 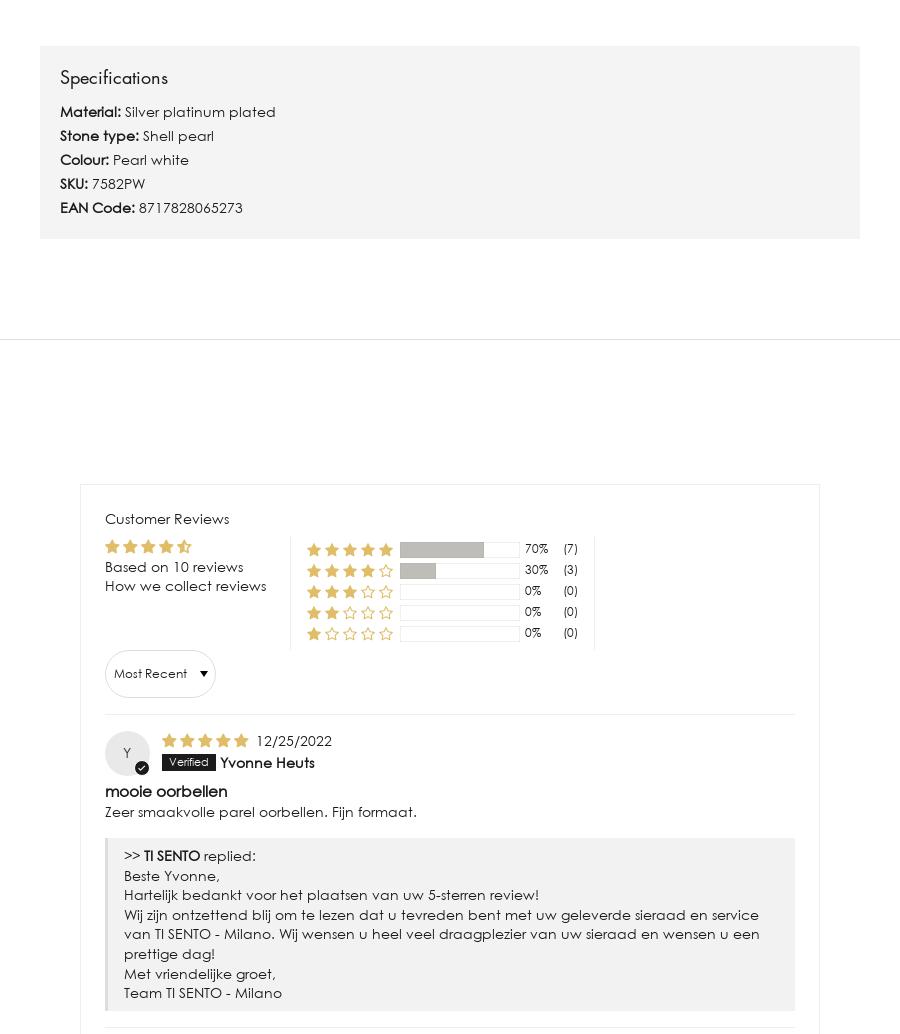 What do you see at coordinates (165, 788) in the screenshot?
I see `'mooie oorbellen'` at bounding box center [165, 788].